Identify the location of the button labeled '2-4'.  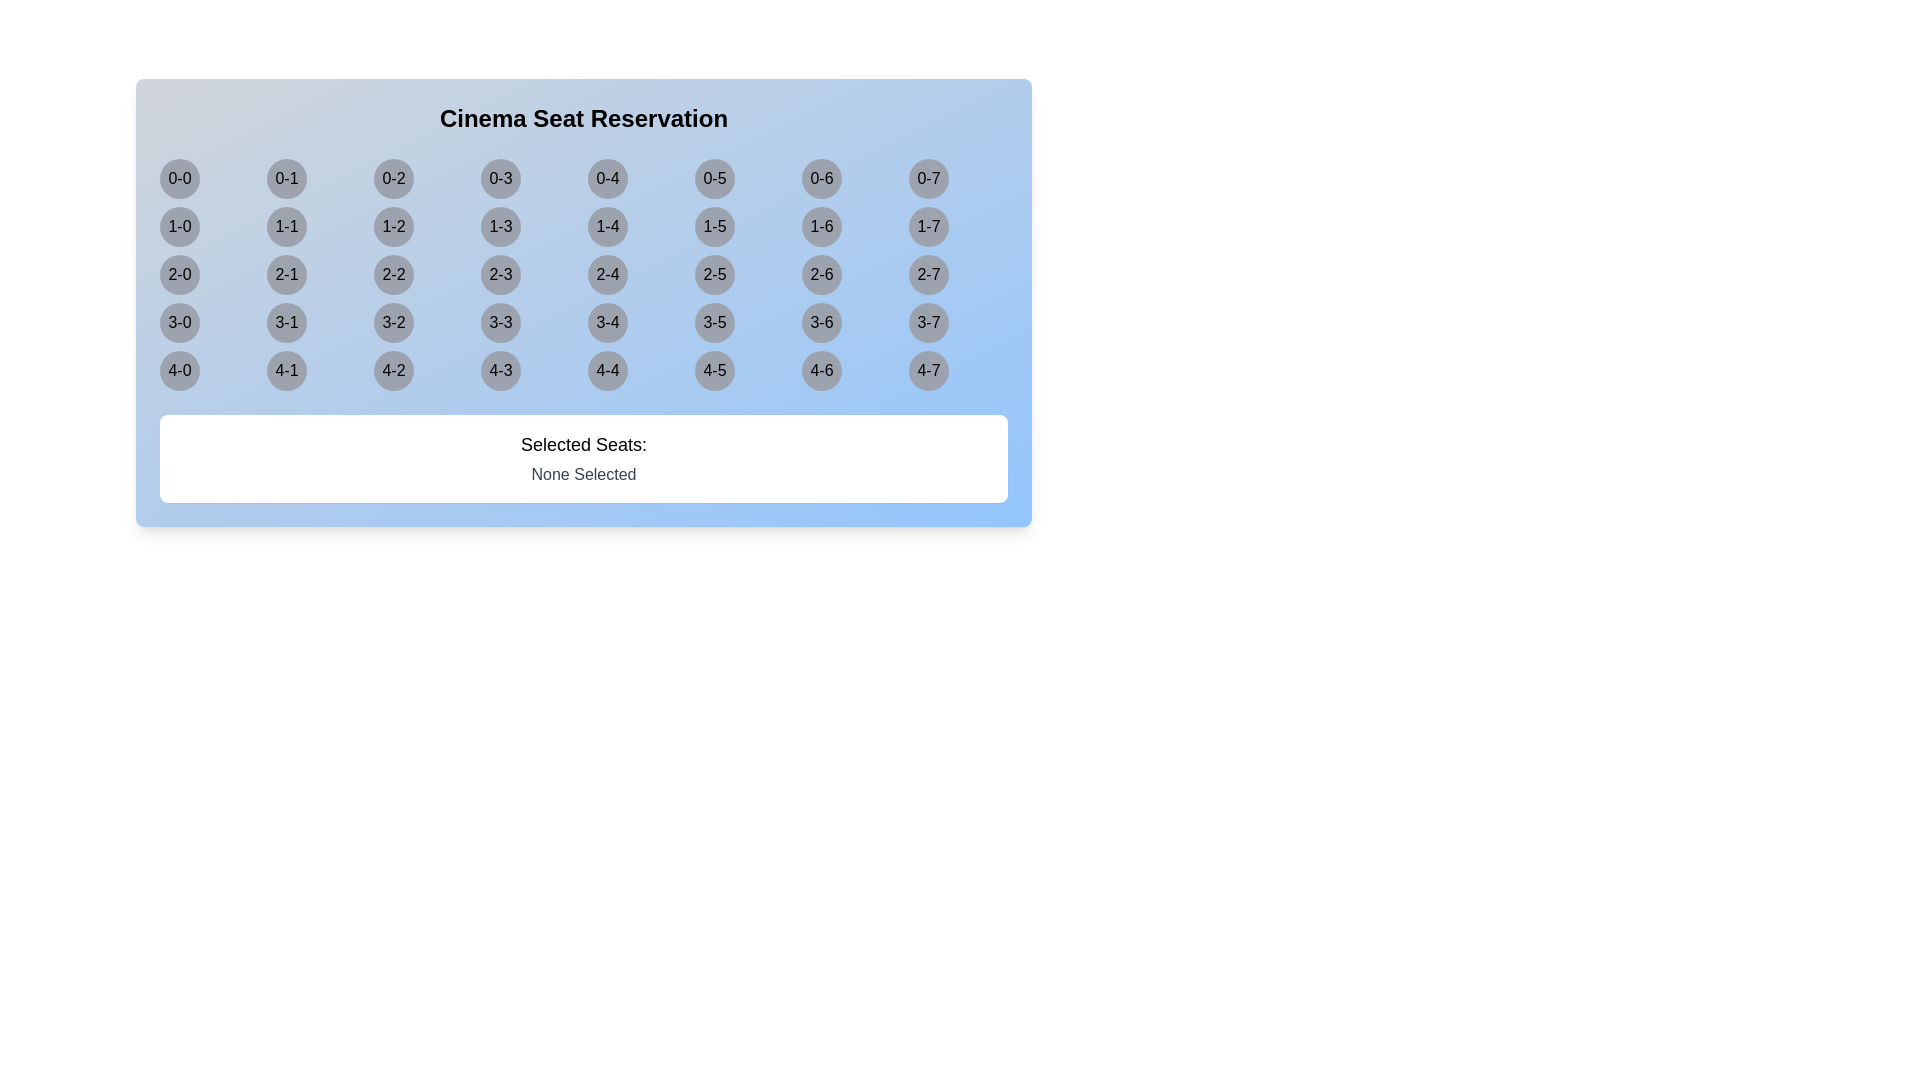
(607, 274).